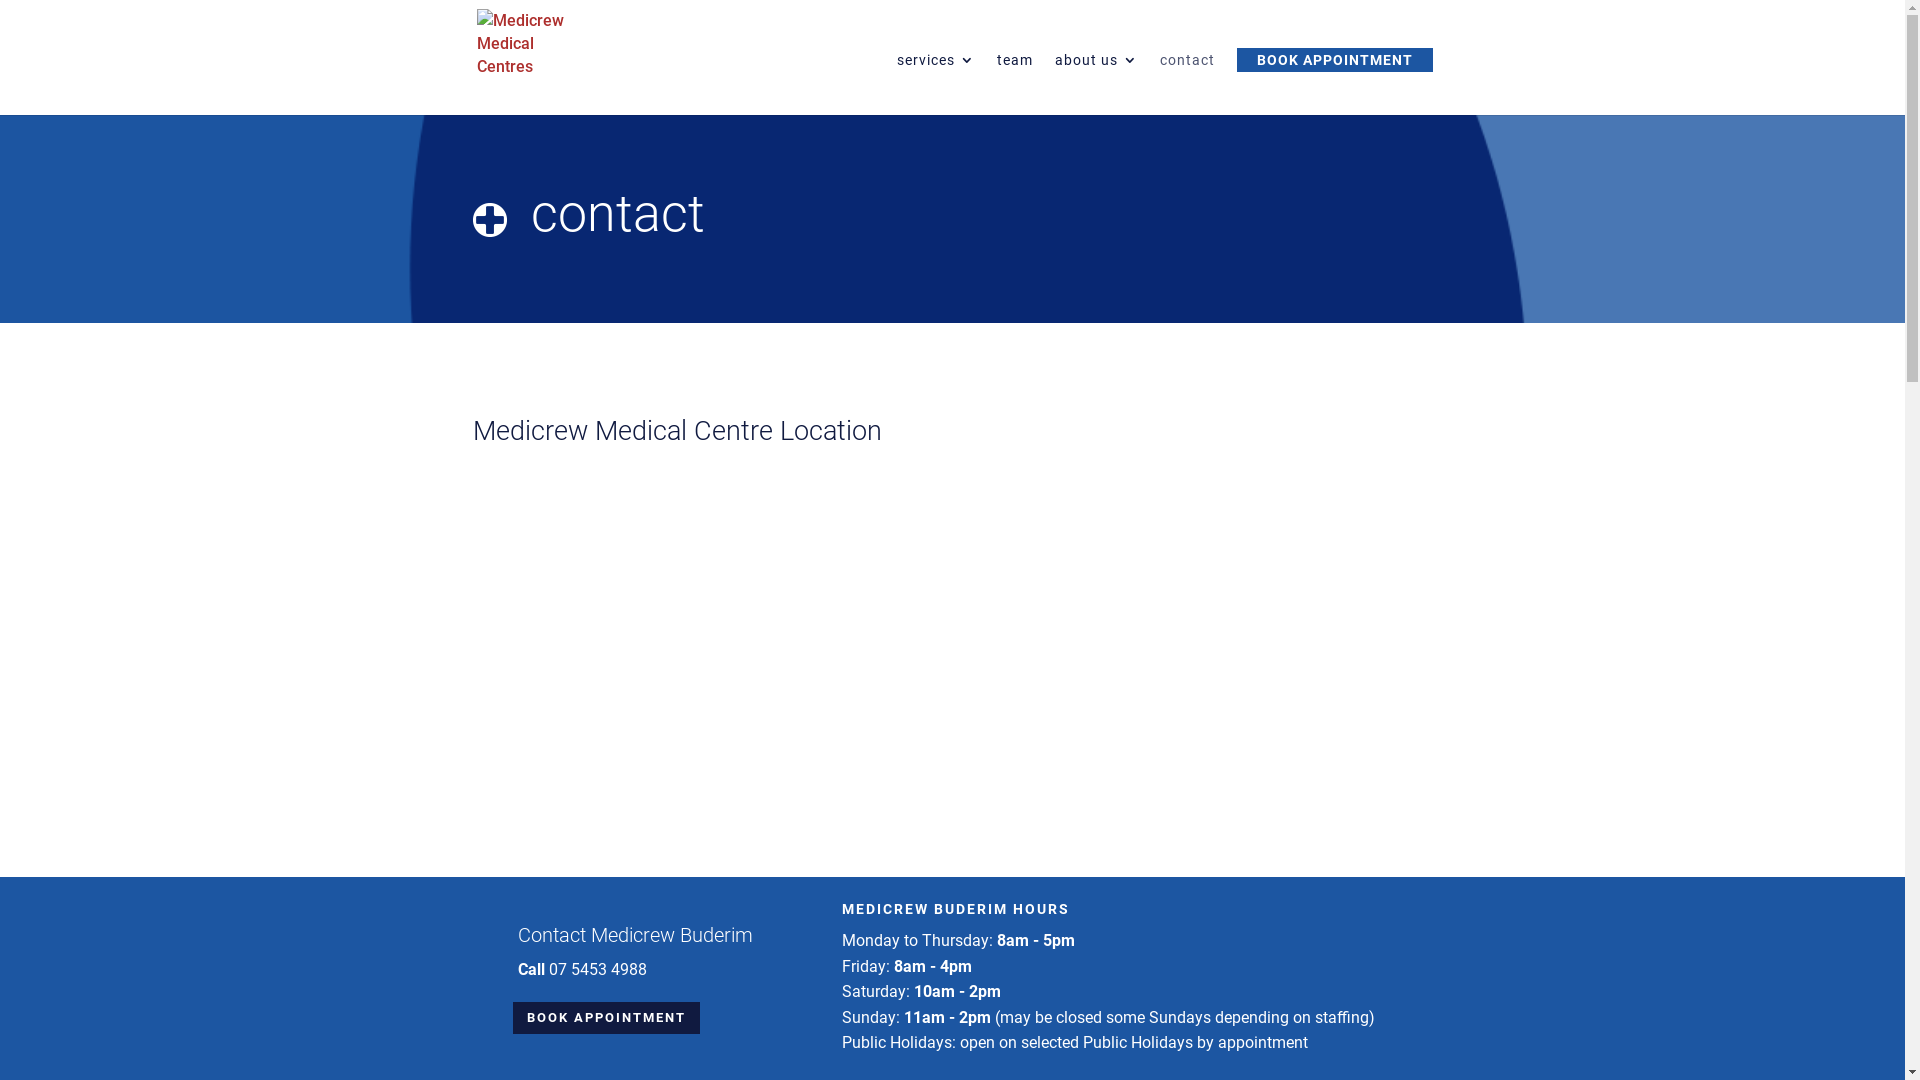  I want to click on 'contact', so click(1160, 83).